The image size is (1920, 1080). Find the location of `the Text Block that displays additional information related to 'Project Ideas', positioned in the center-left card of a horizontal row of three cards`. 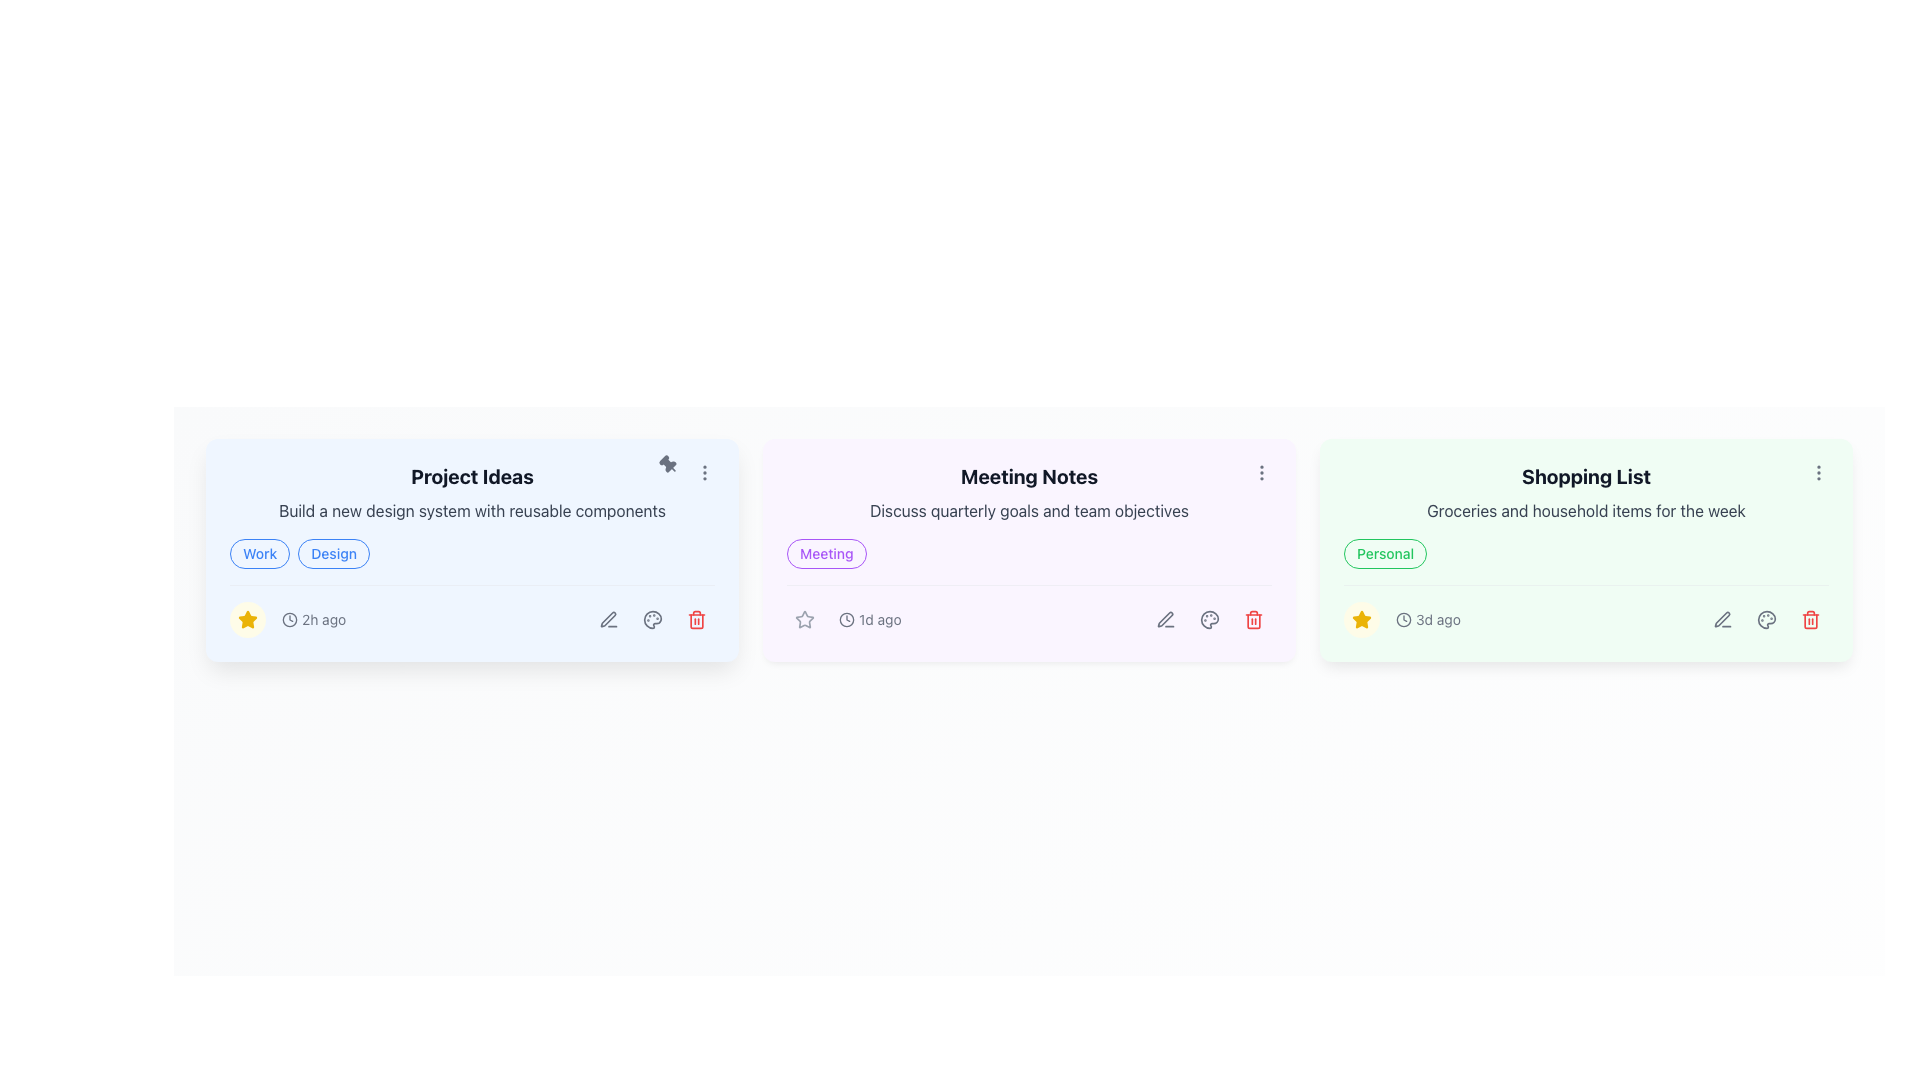

the Text Block that displays additional information related to 'Project Ideas', positioned in the center-left card of a horizontal row of three cards is located at coordinates (471, 509).